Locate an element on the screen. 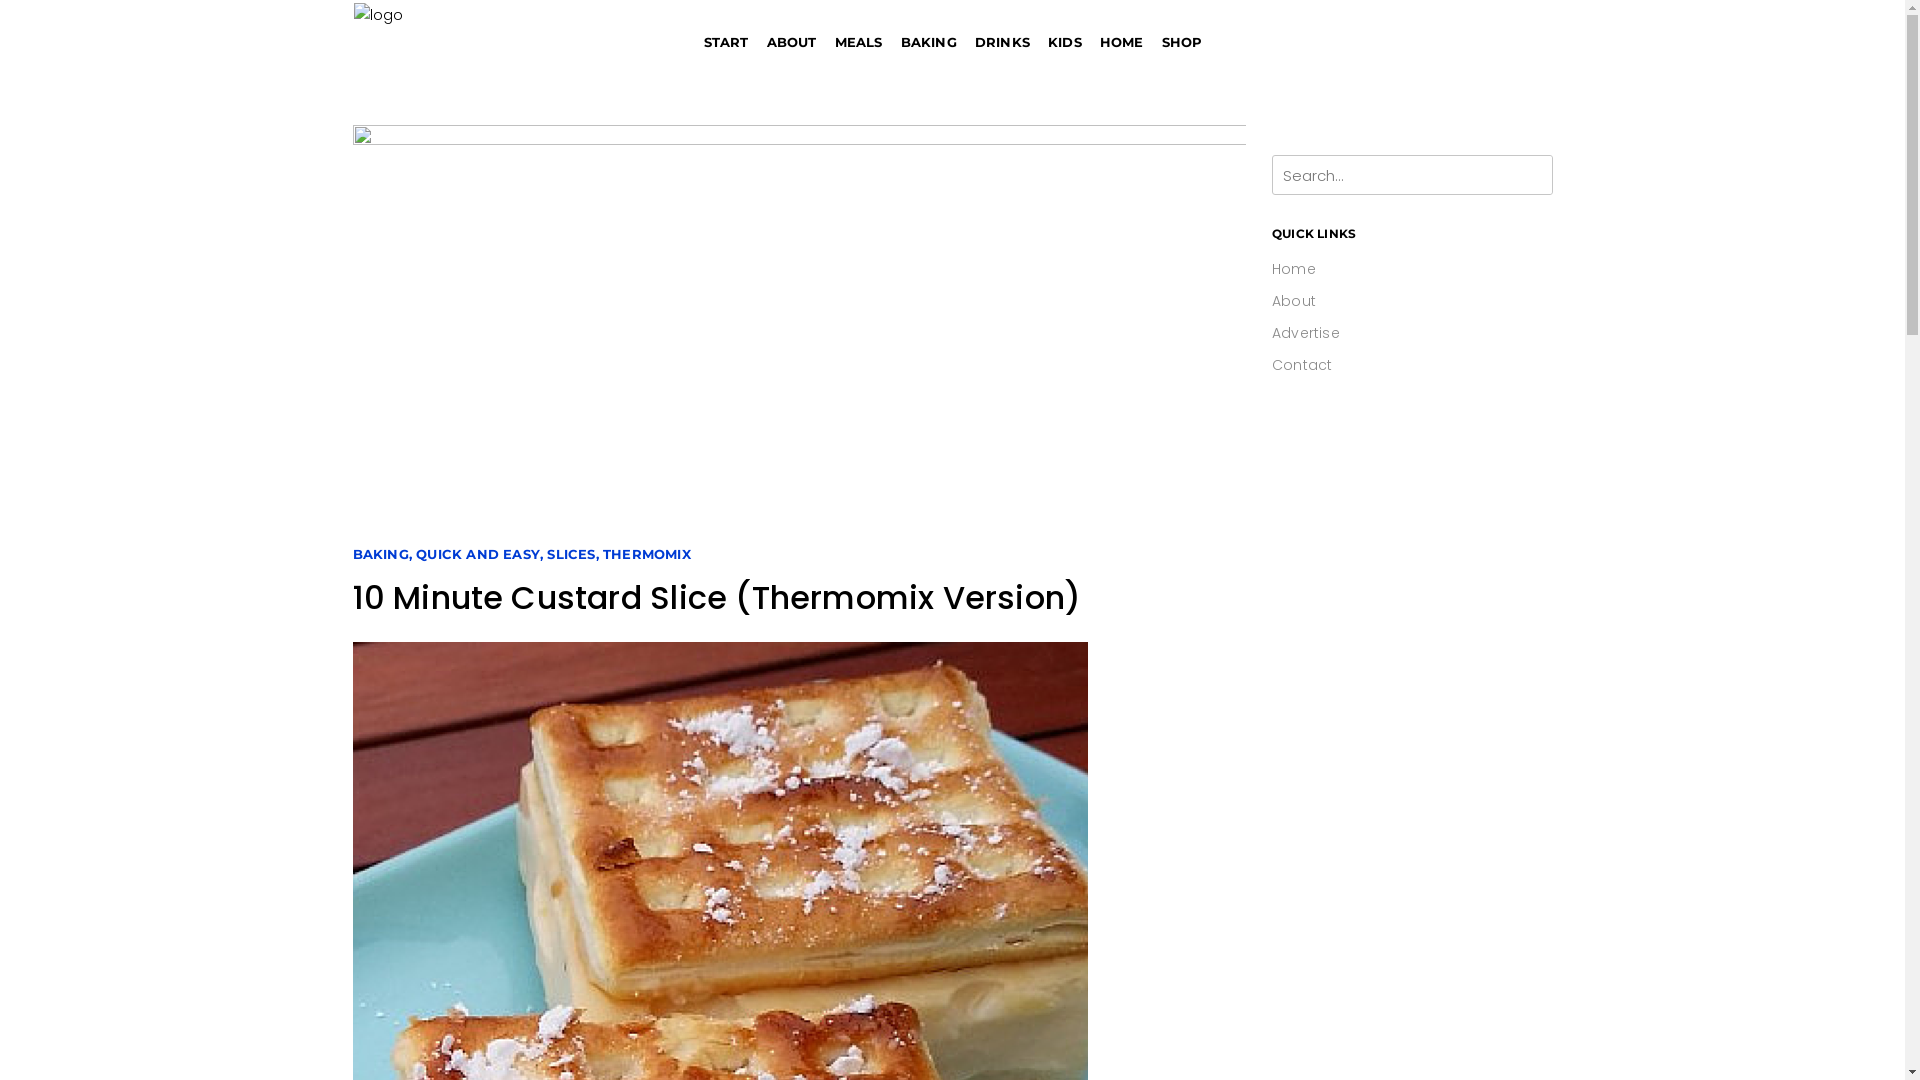 Image resolution: width=1920 pixels, height=1080 pixels. 'KIDS' is located at coordinates (1064, 42).